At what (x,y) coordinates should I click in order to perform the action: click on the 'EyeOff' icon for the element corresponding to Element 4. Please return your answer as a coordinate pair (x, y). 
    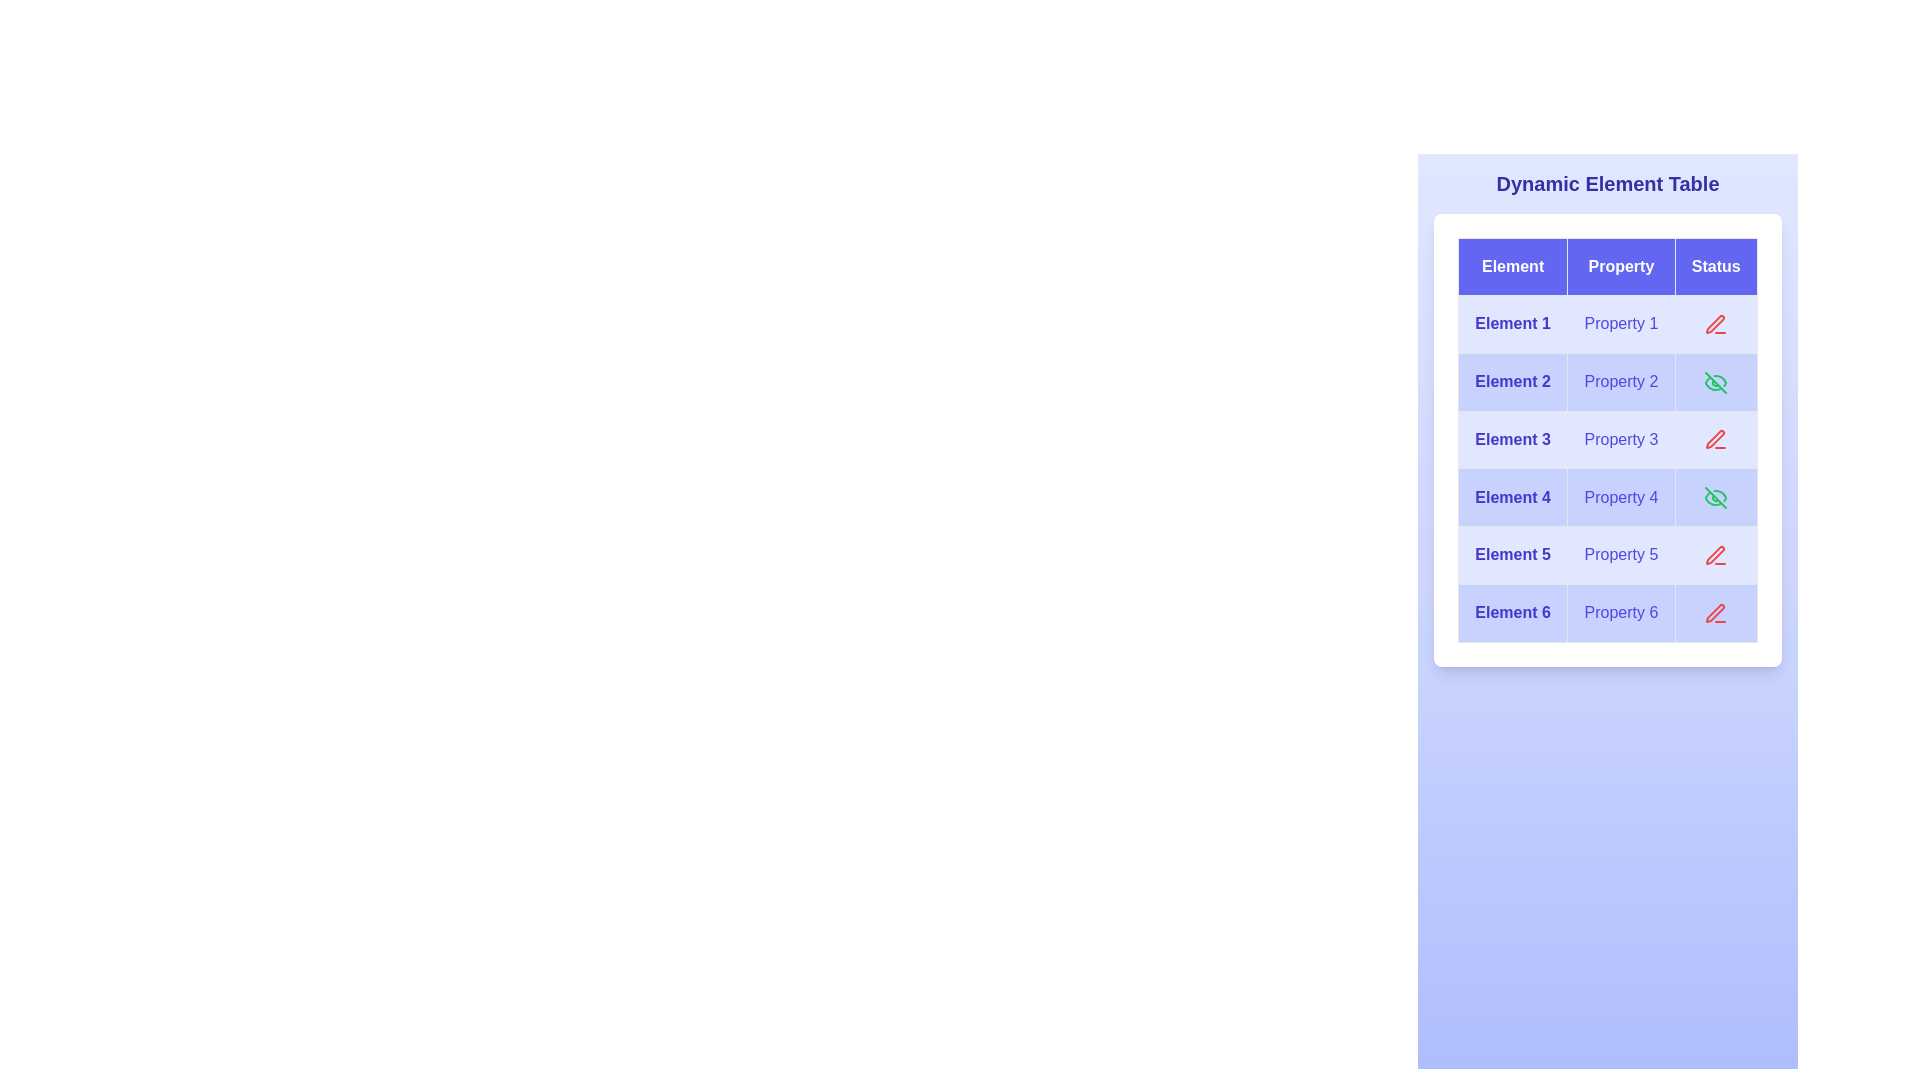
    Looking at the image, I should click on (1715, 497).